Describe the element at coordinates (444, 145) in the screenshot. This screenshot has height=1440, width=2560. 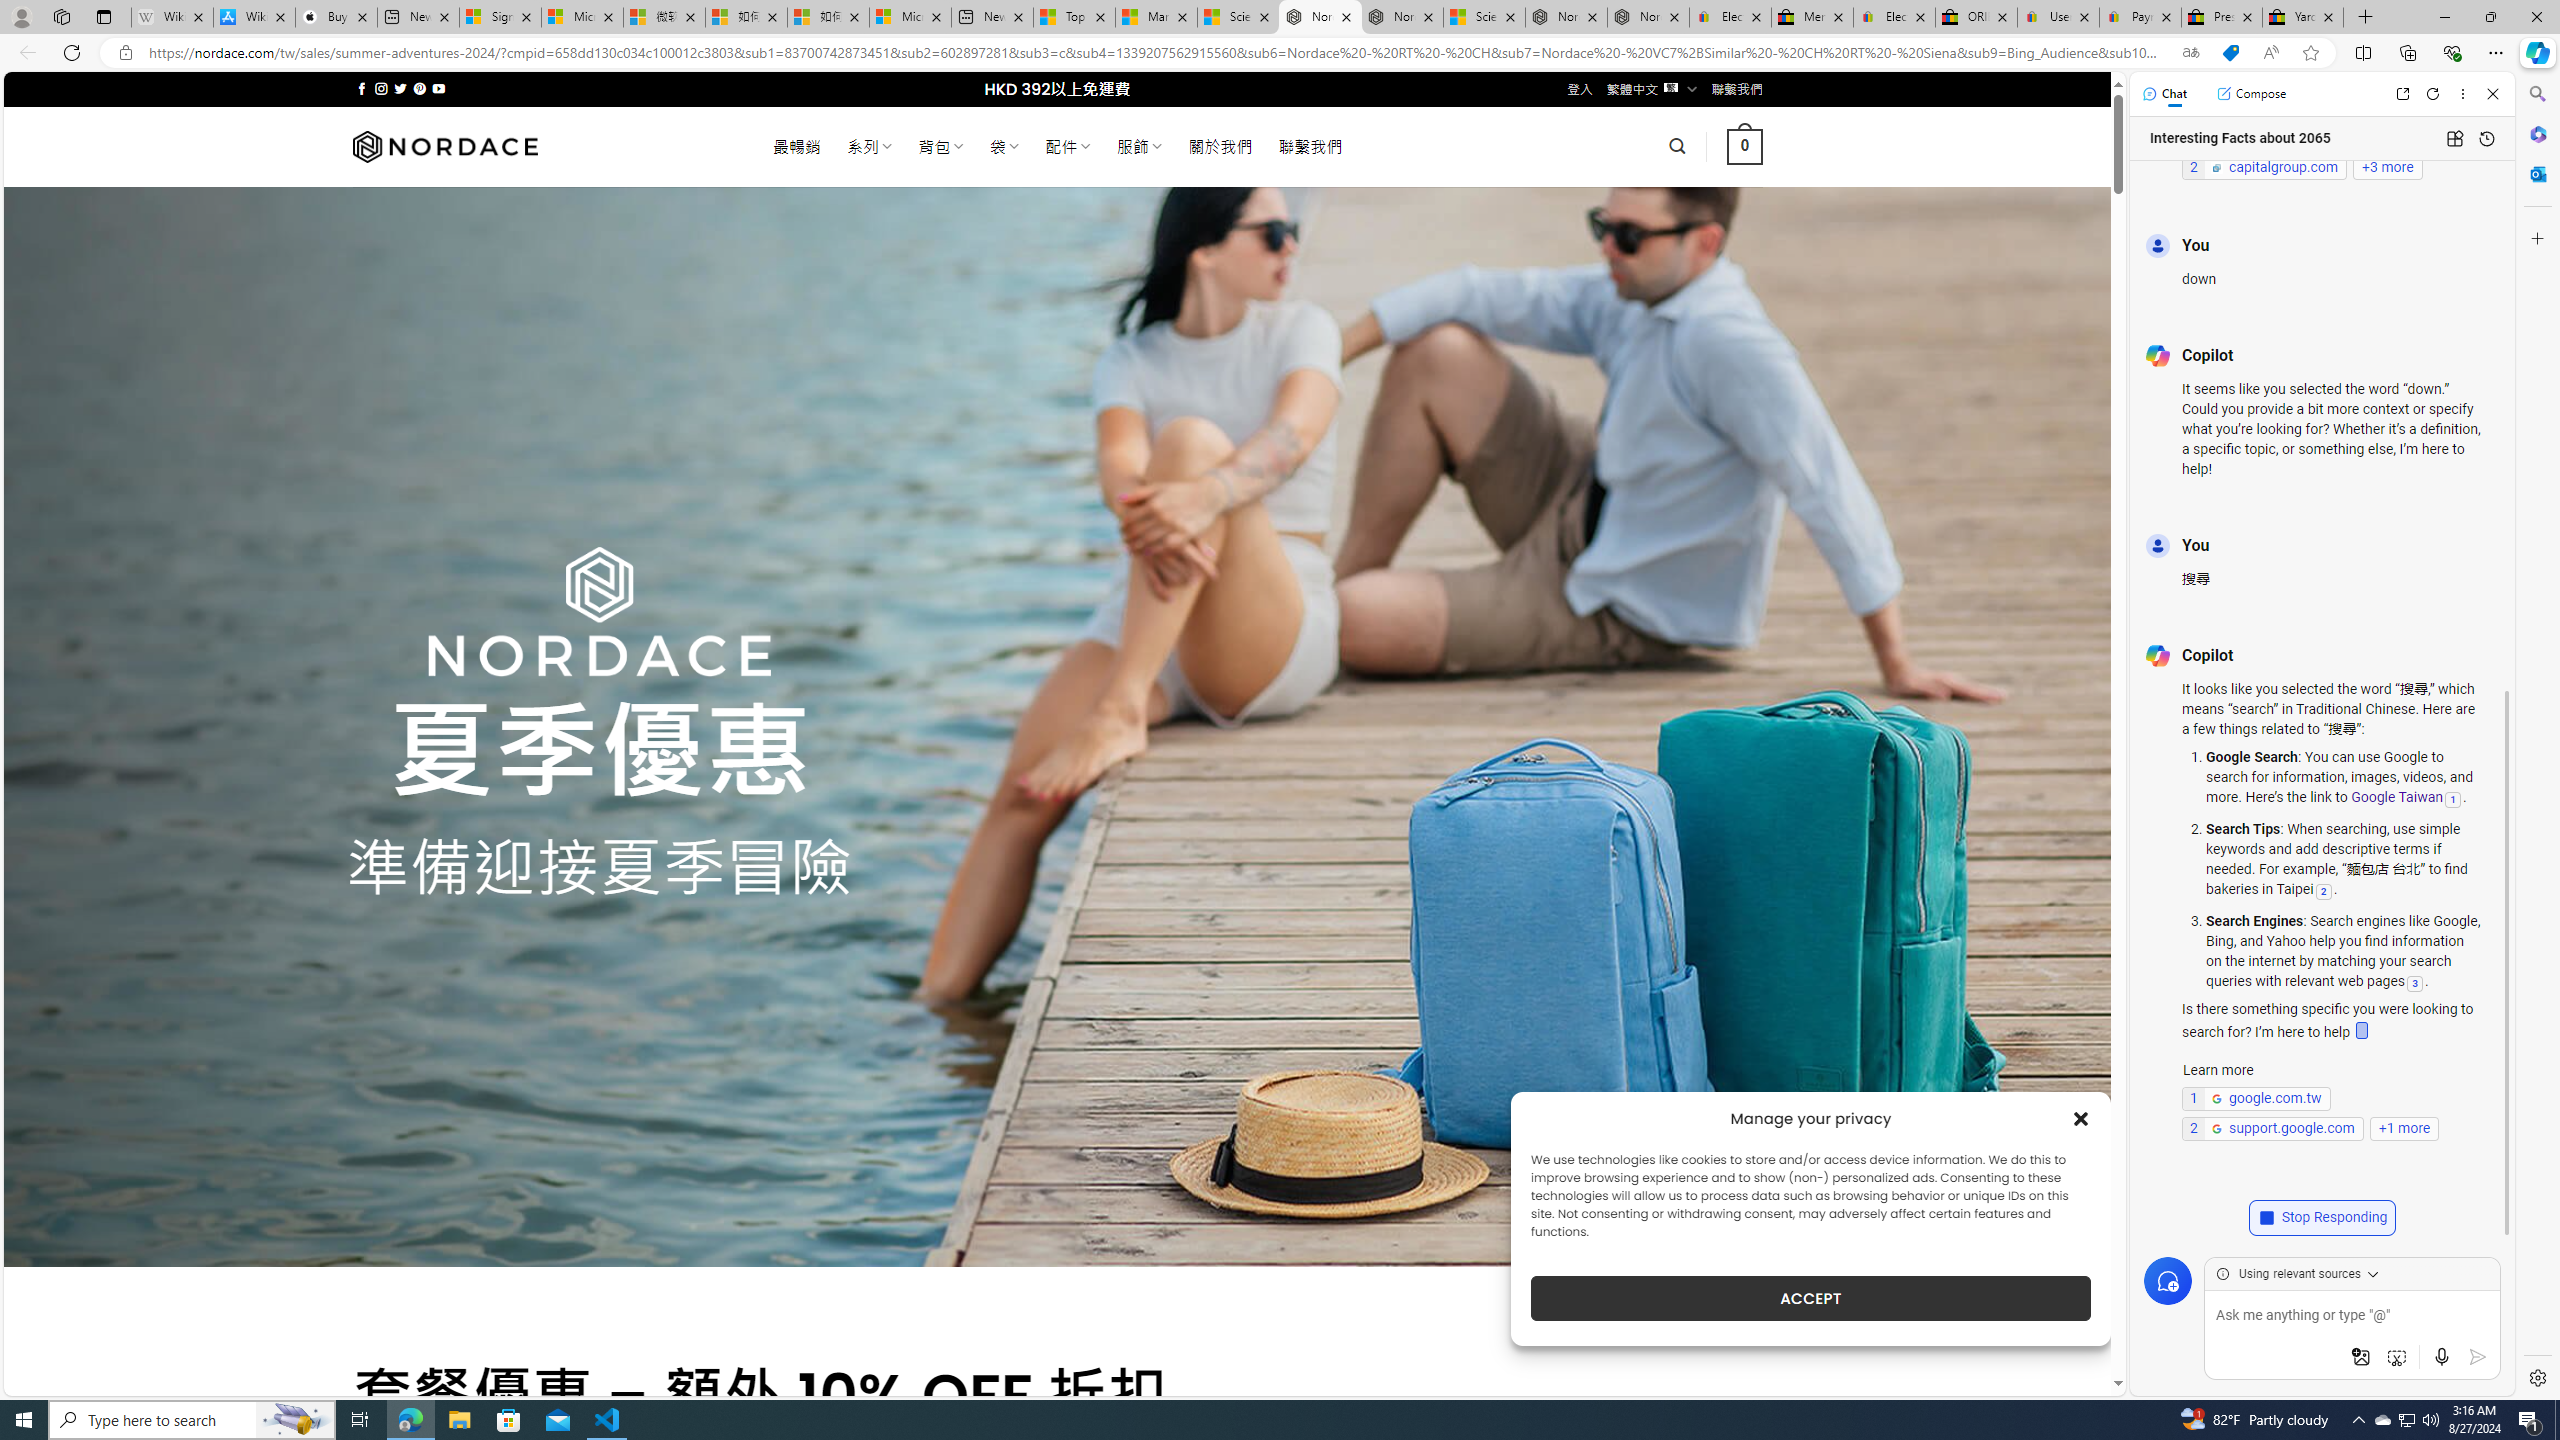
I see `'Nordace'` at that location.